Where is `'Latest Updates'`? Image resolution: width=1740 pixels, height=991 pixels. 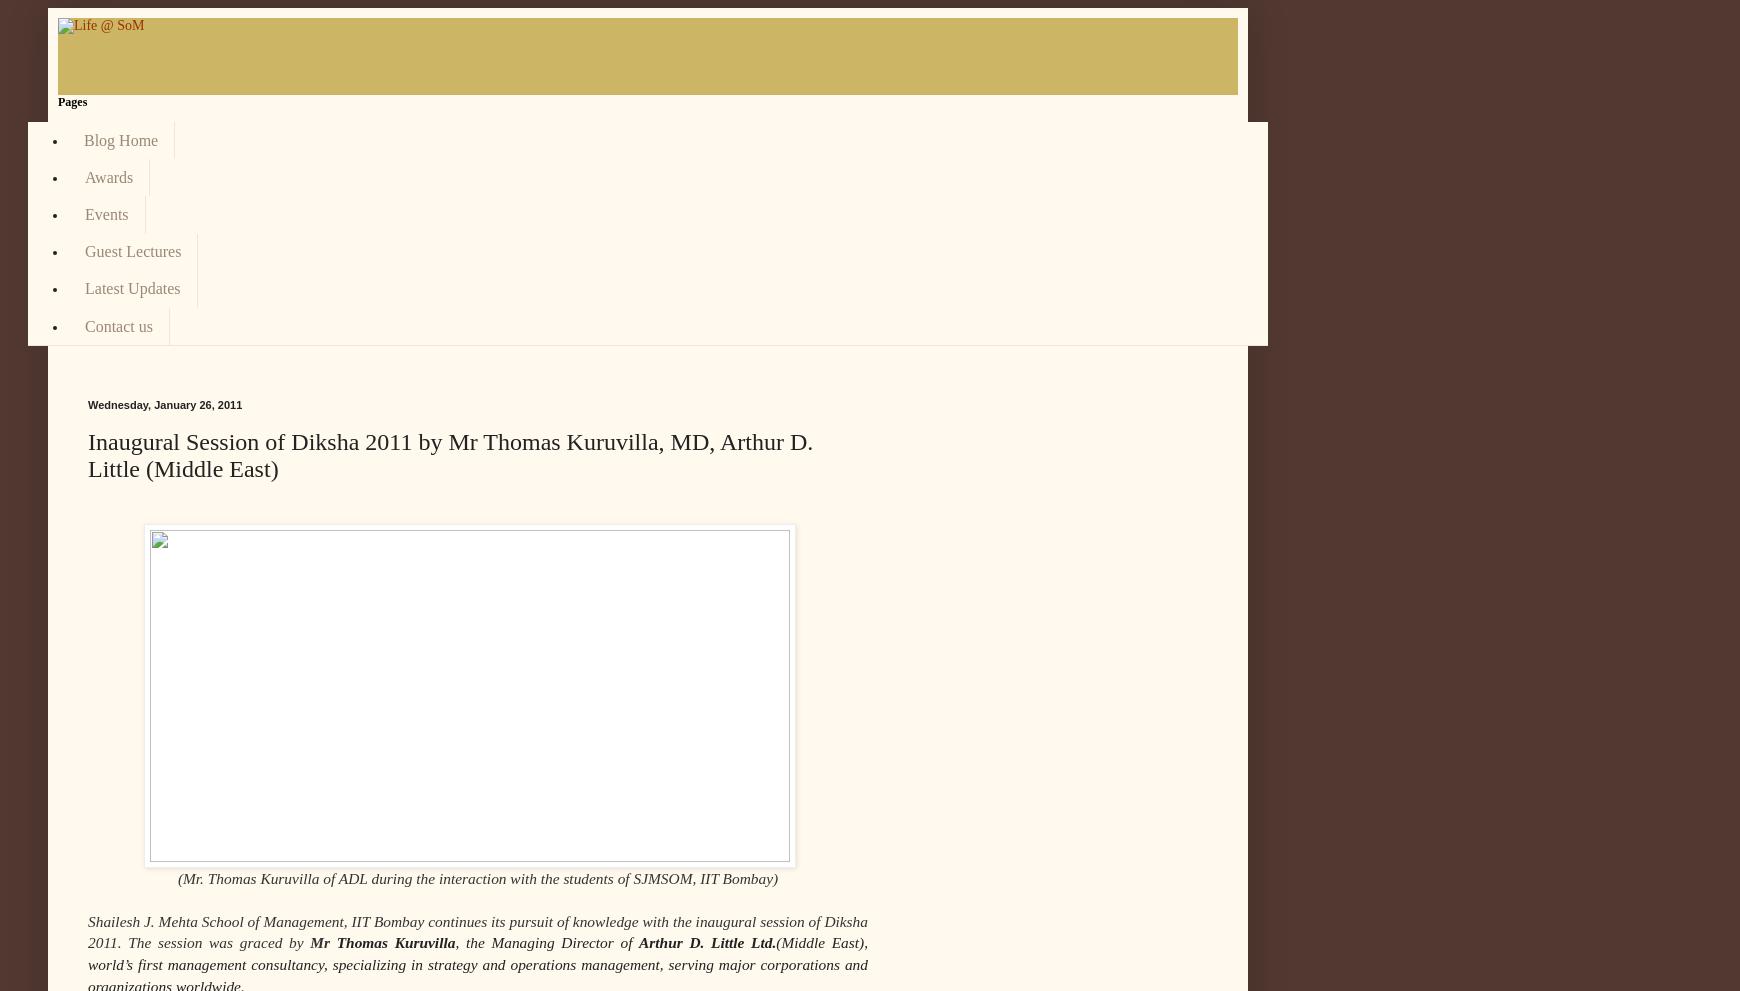 'Latest Updates' is located at coordinates (131, 287).